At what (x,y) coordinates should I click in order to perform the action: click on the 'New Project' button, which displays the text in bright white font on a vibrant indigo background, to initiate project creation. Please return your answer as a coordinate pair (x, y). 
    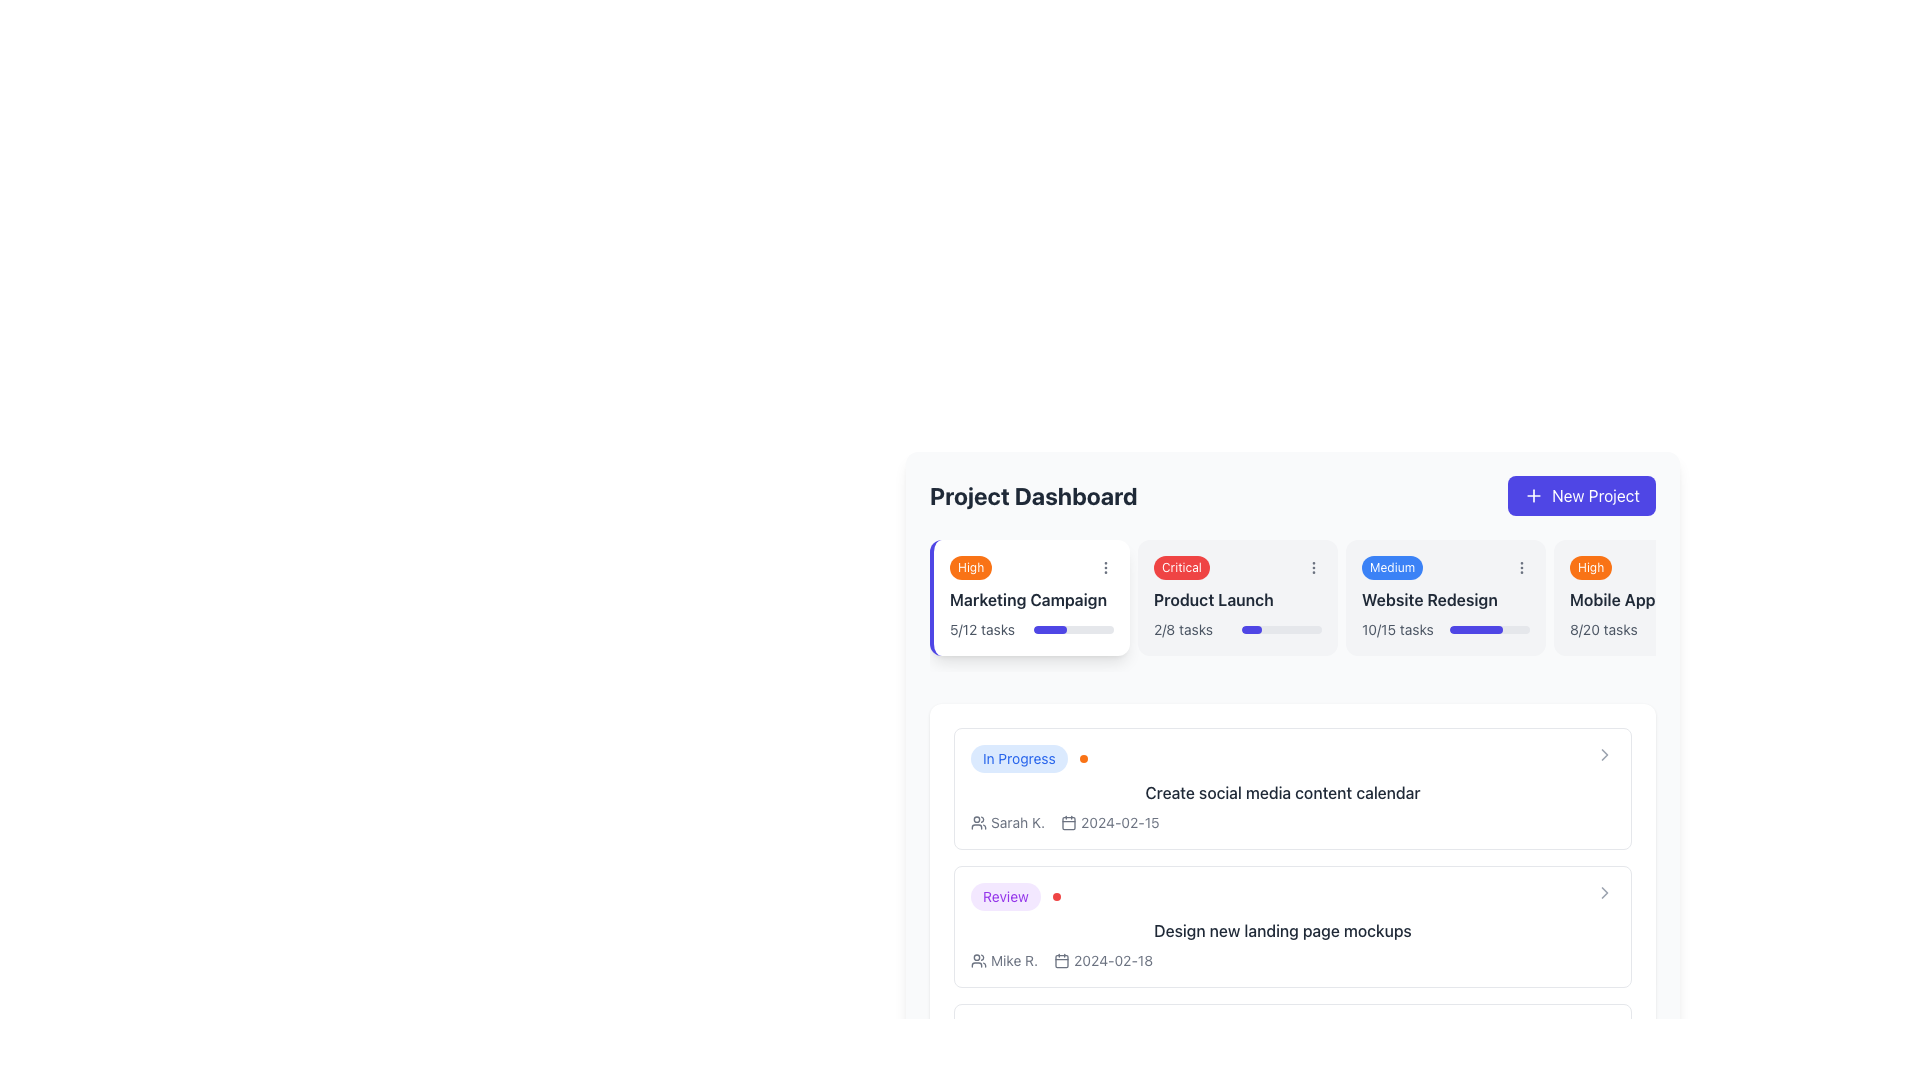
    Looking at the image, I should click on (1595, 495).